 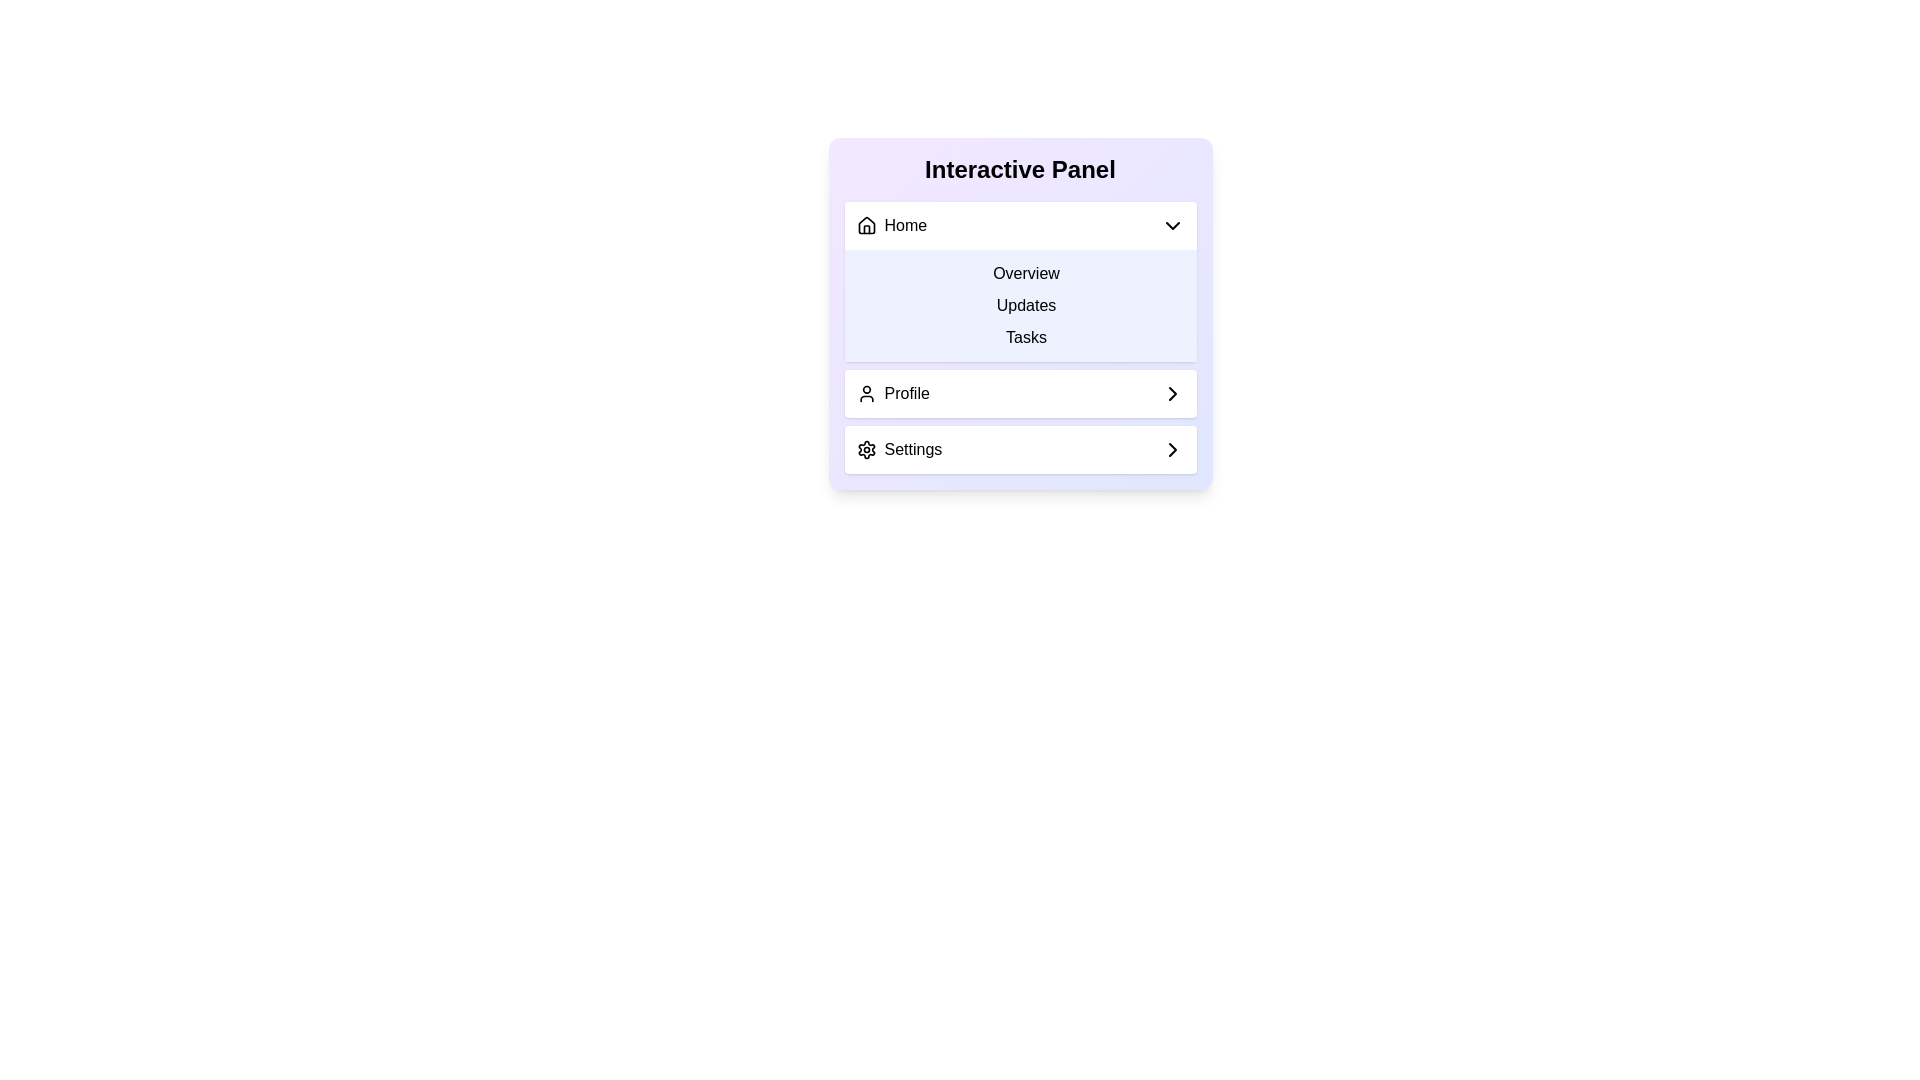 I want to click on the navigational button located below the 'Overview', 'Updates', and 'Tasks' options, so click(x=1020, y=393).